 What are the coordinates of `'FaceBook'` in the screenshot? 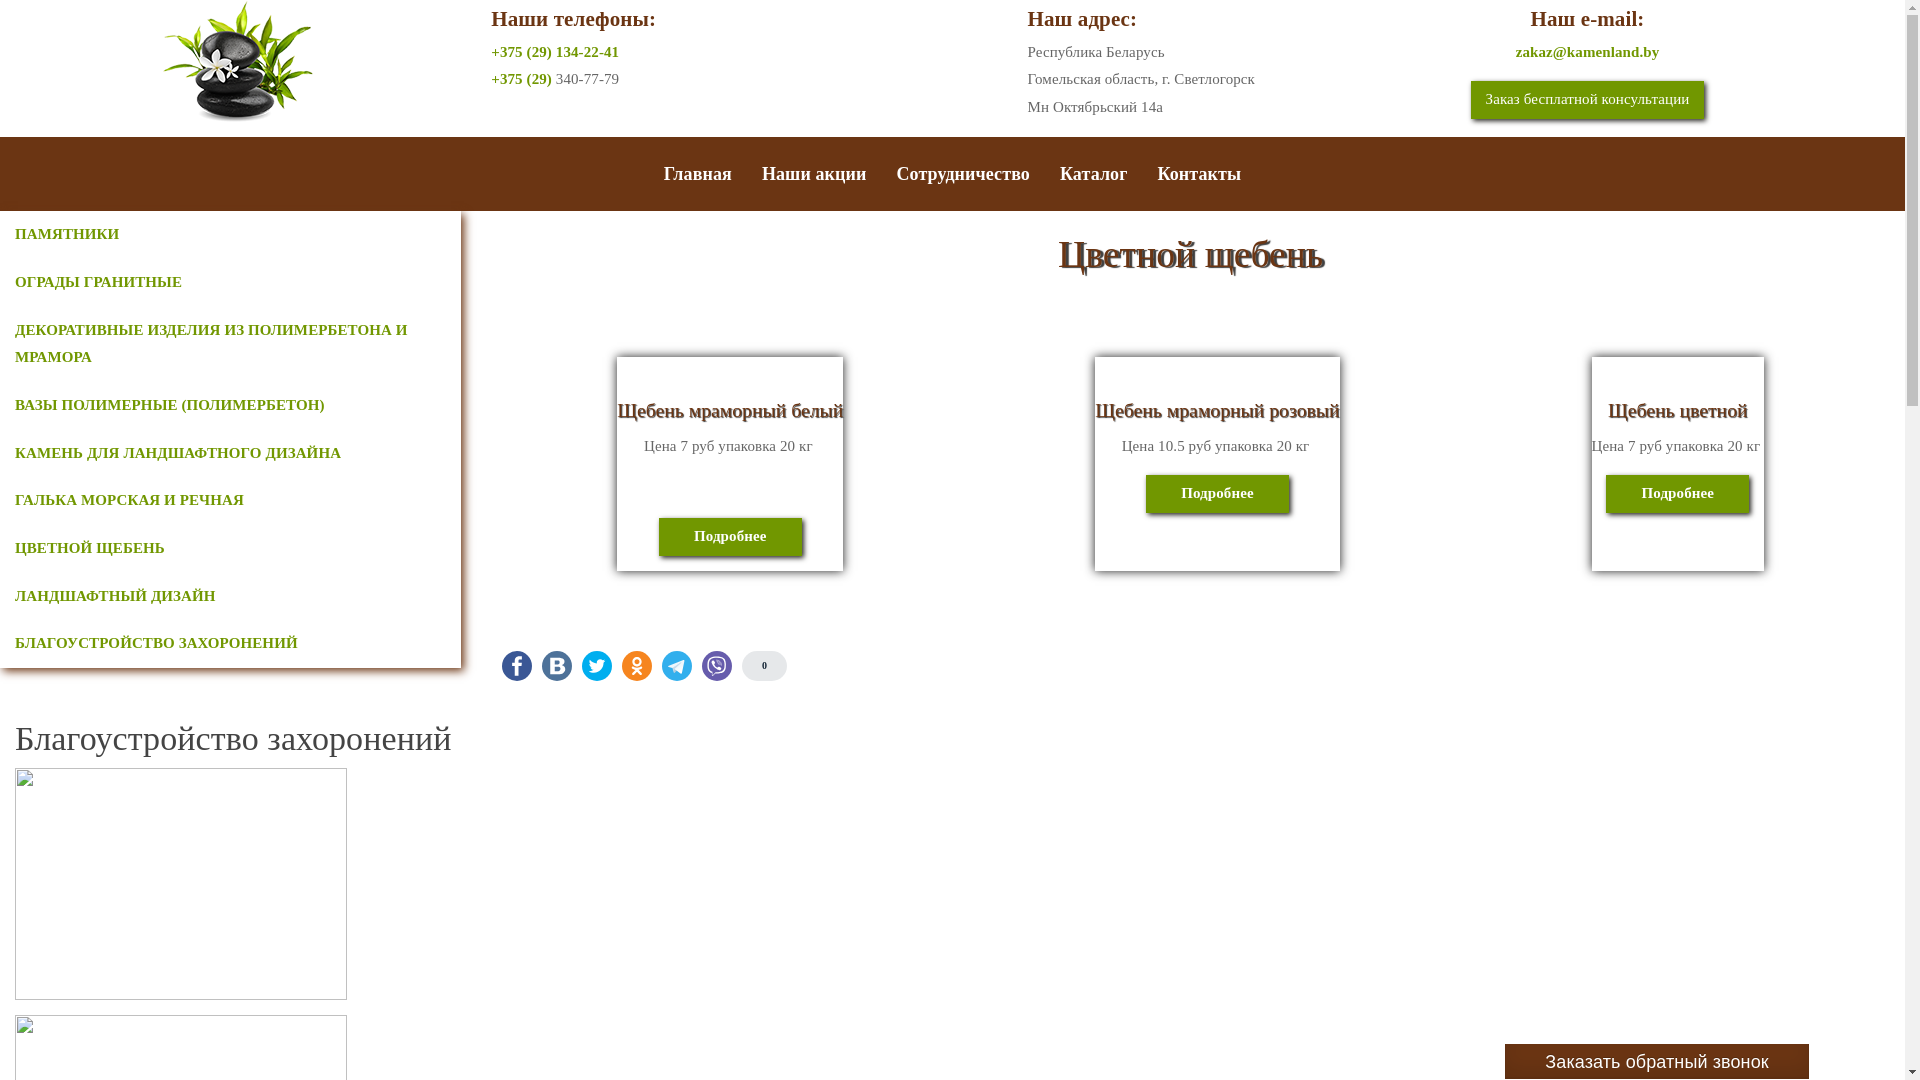 It's located at (517, 666).